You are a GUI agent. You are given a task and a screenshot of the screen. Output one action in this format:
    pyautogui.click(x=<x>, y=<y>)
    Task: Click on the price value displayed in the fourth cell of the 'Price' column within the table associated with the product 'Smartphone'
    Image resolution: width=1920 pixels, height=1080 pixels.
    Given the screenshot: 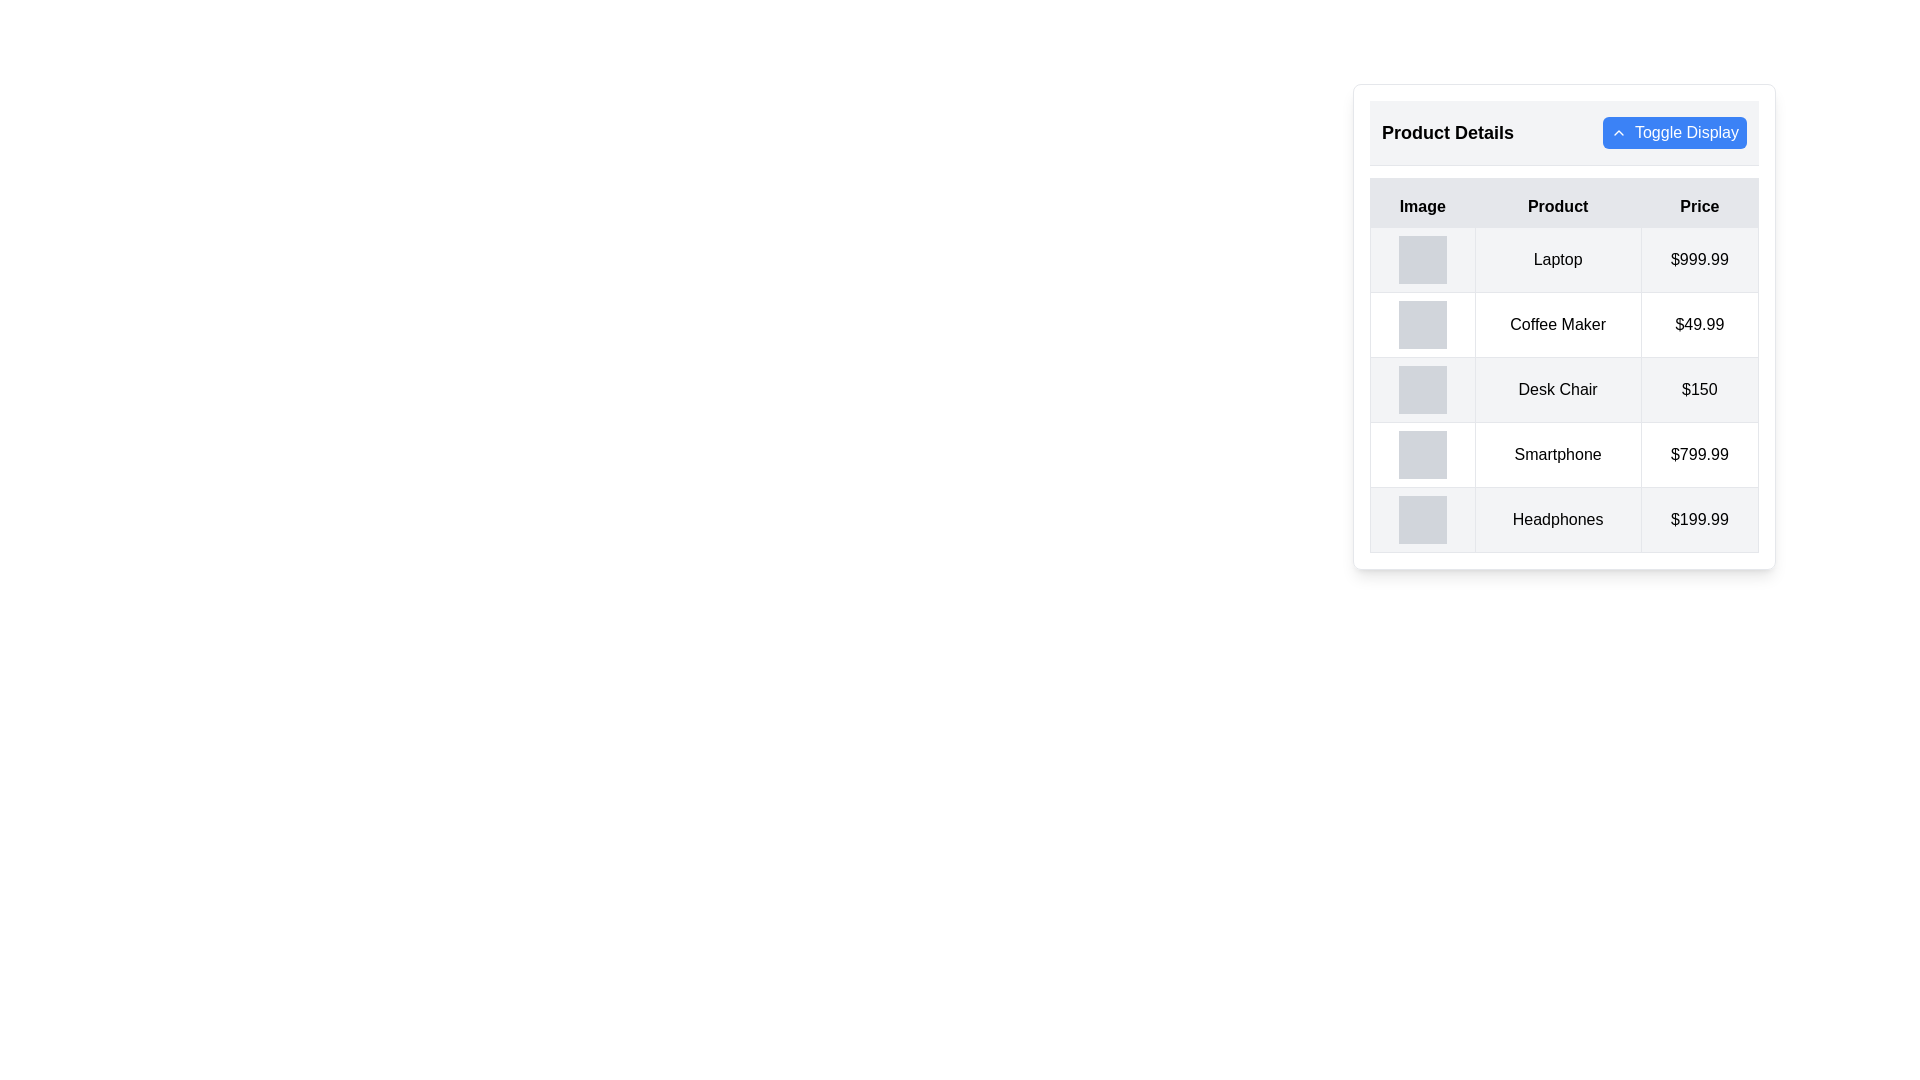 What is the action you would take?
    pyautogui.click(x=1698, y=455)
    